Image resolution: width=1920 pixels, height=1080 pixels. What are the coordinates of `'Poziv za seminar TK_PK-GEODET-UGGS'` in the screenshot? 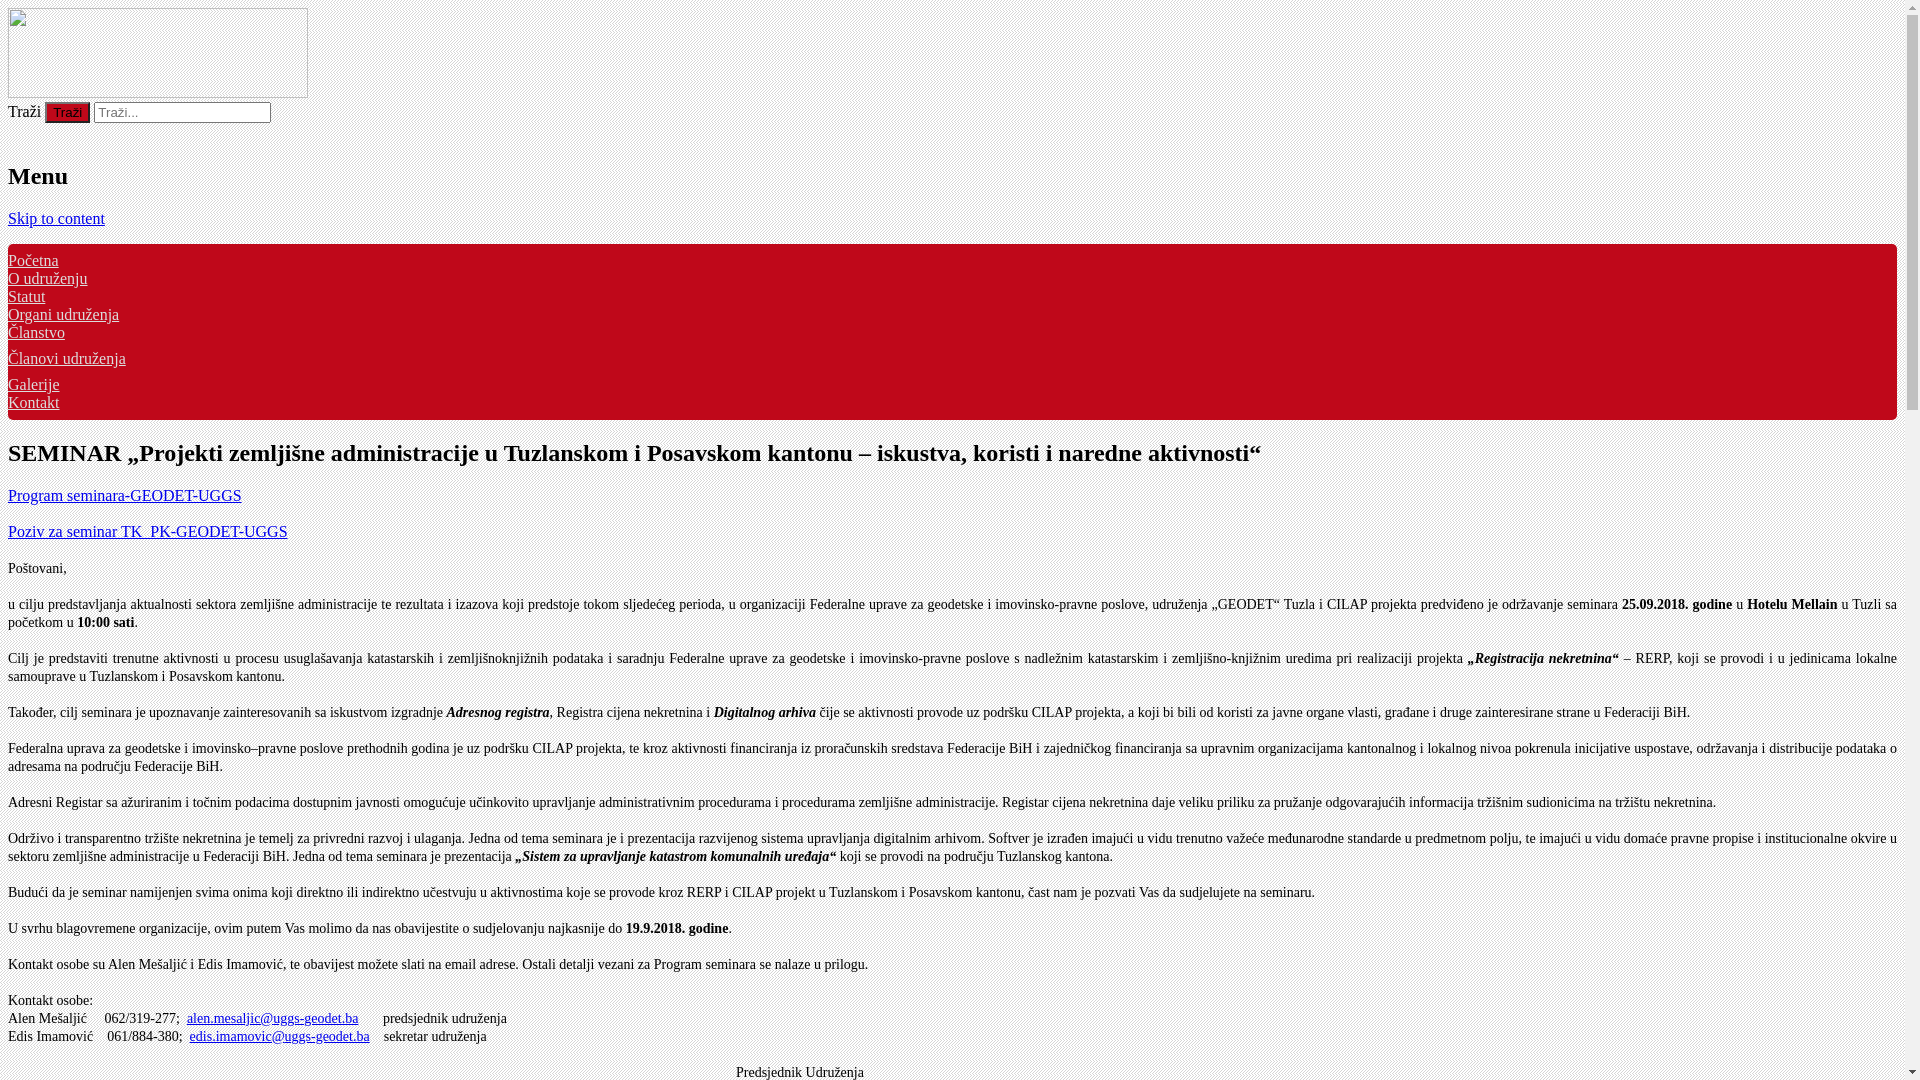 It's located at (8, 530).